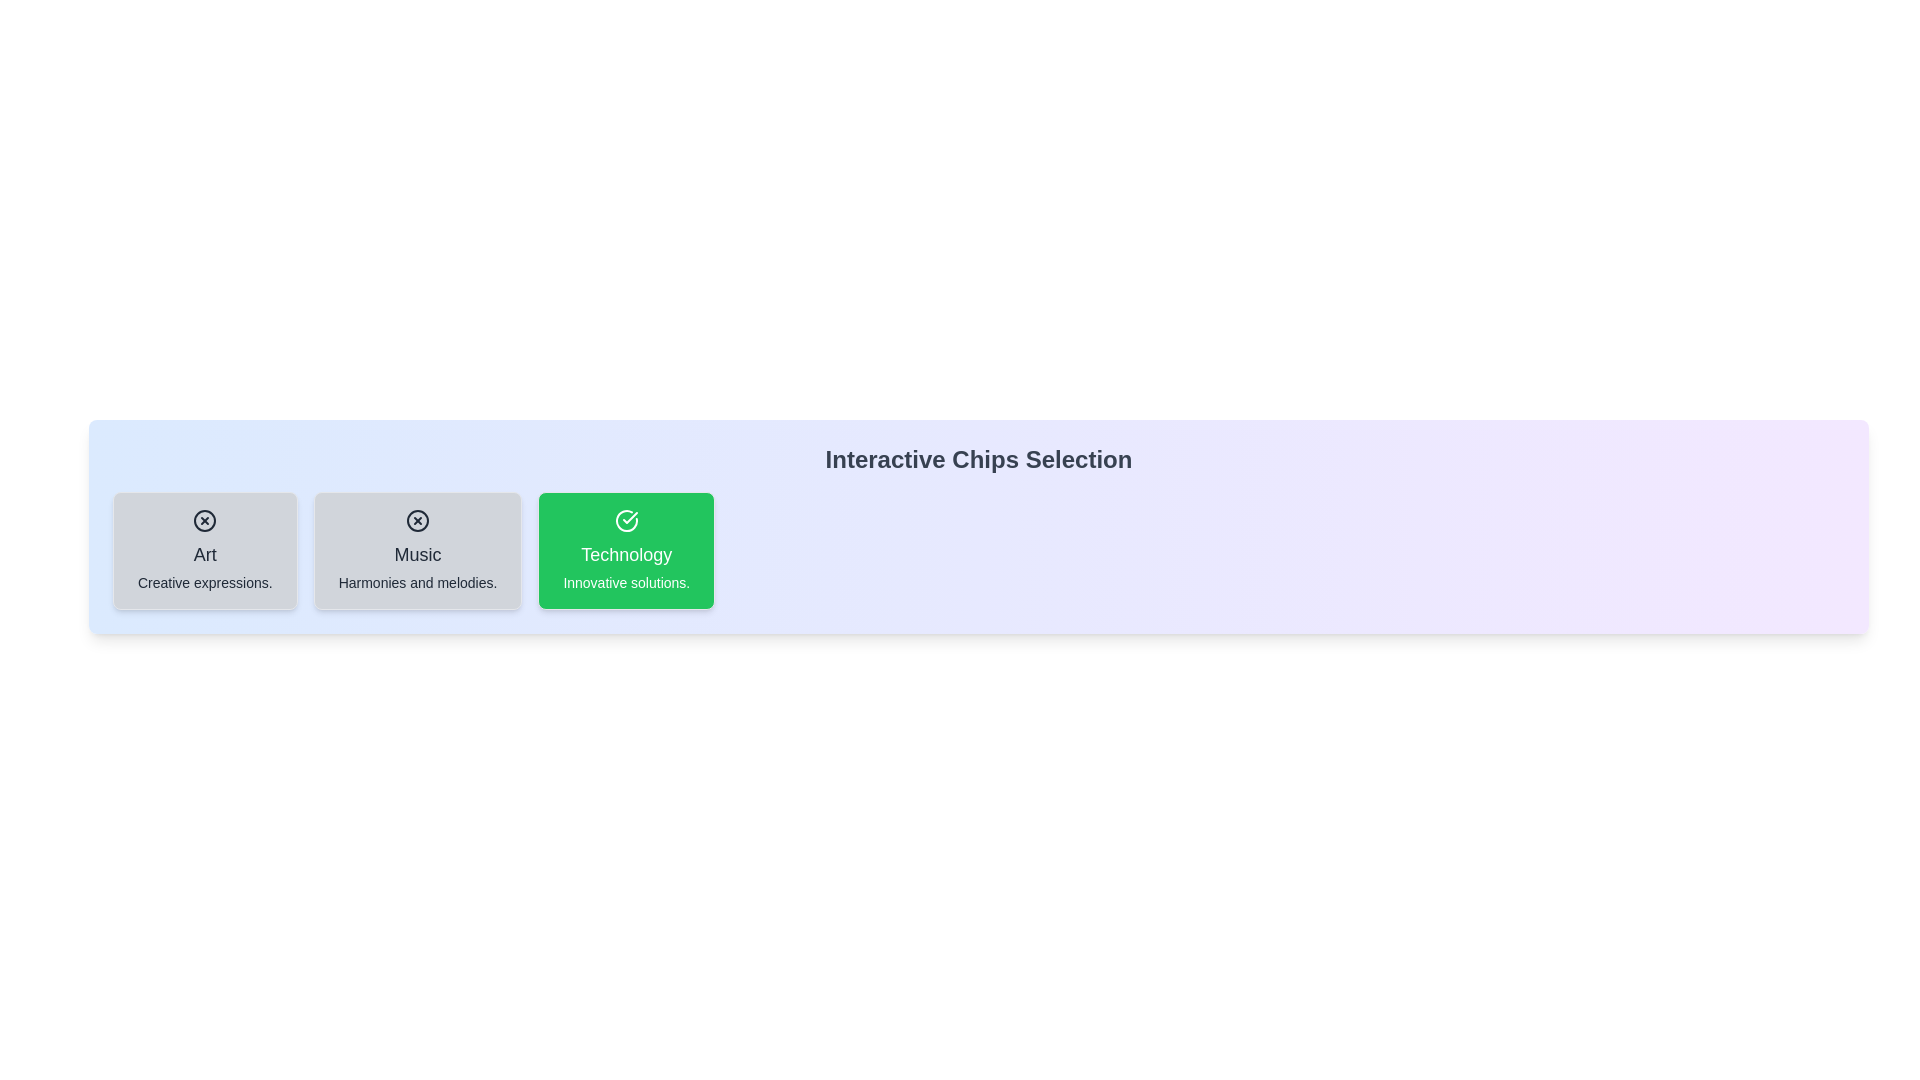 This screenshot has width=1920, height=1080. I want to click on the chip labeled 'Art' by clicking on it, so click(205, 551).